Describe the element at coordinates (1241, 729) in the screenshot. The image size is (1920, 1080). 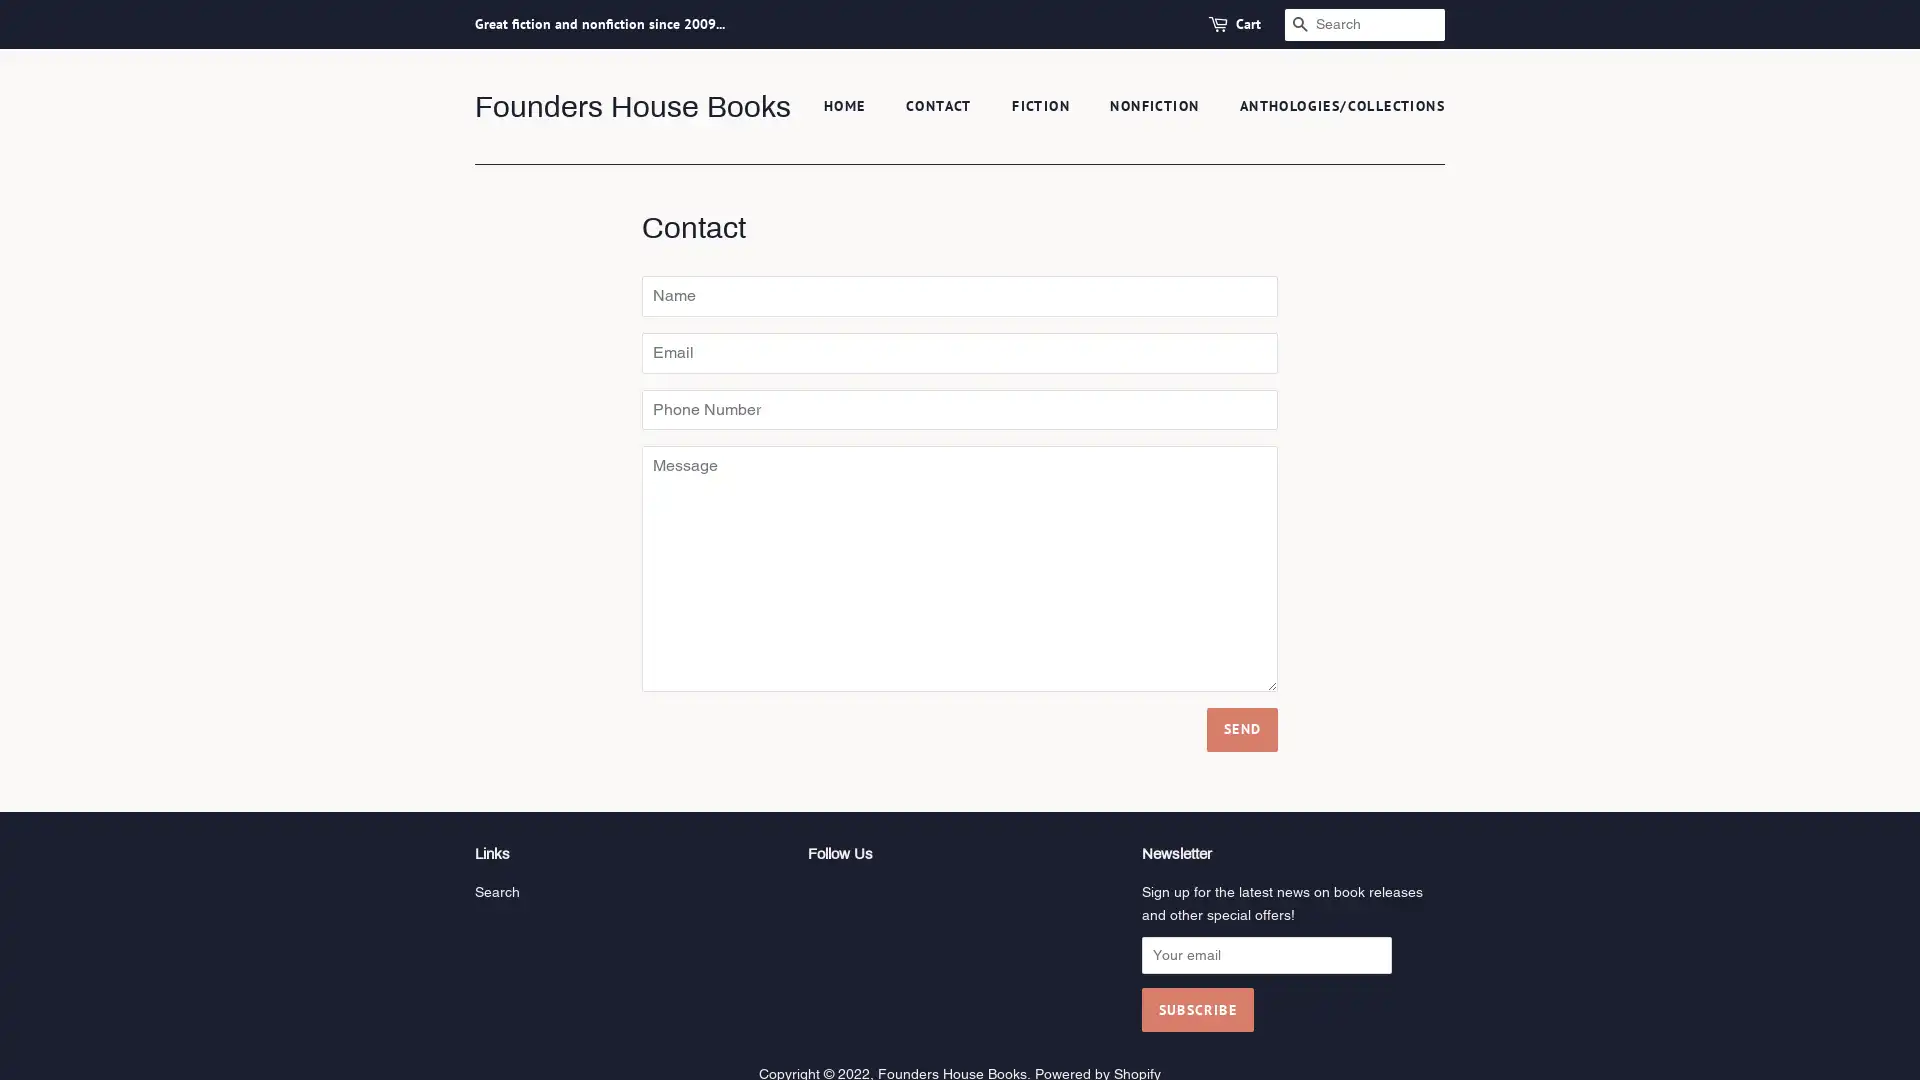
I see `Send` at that location.